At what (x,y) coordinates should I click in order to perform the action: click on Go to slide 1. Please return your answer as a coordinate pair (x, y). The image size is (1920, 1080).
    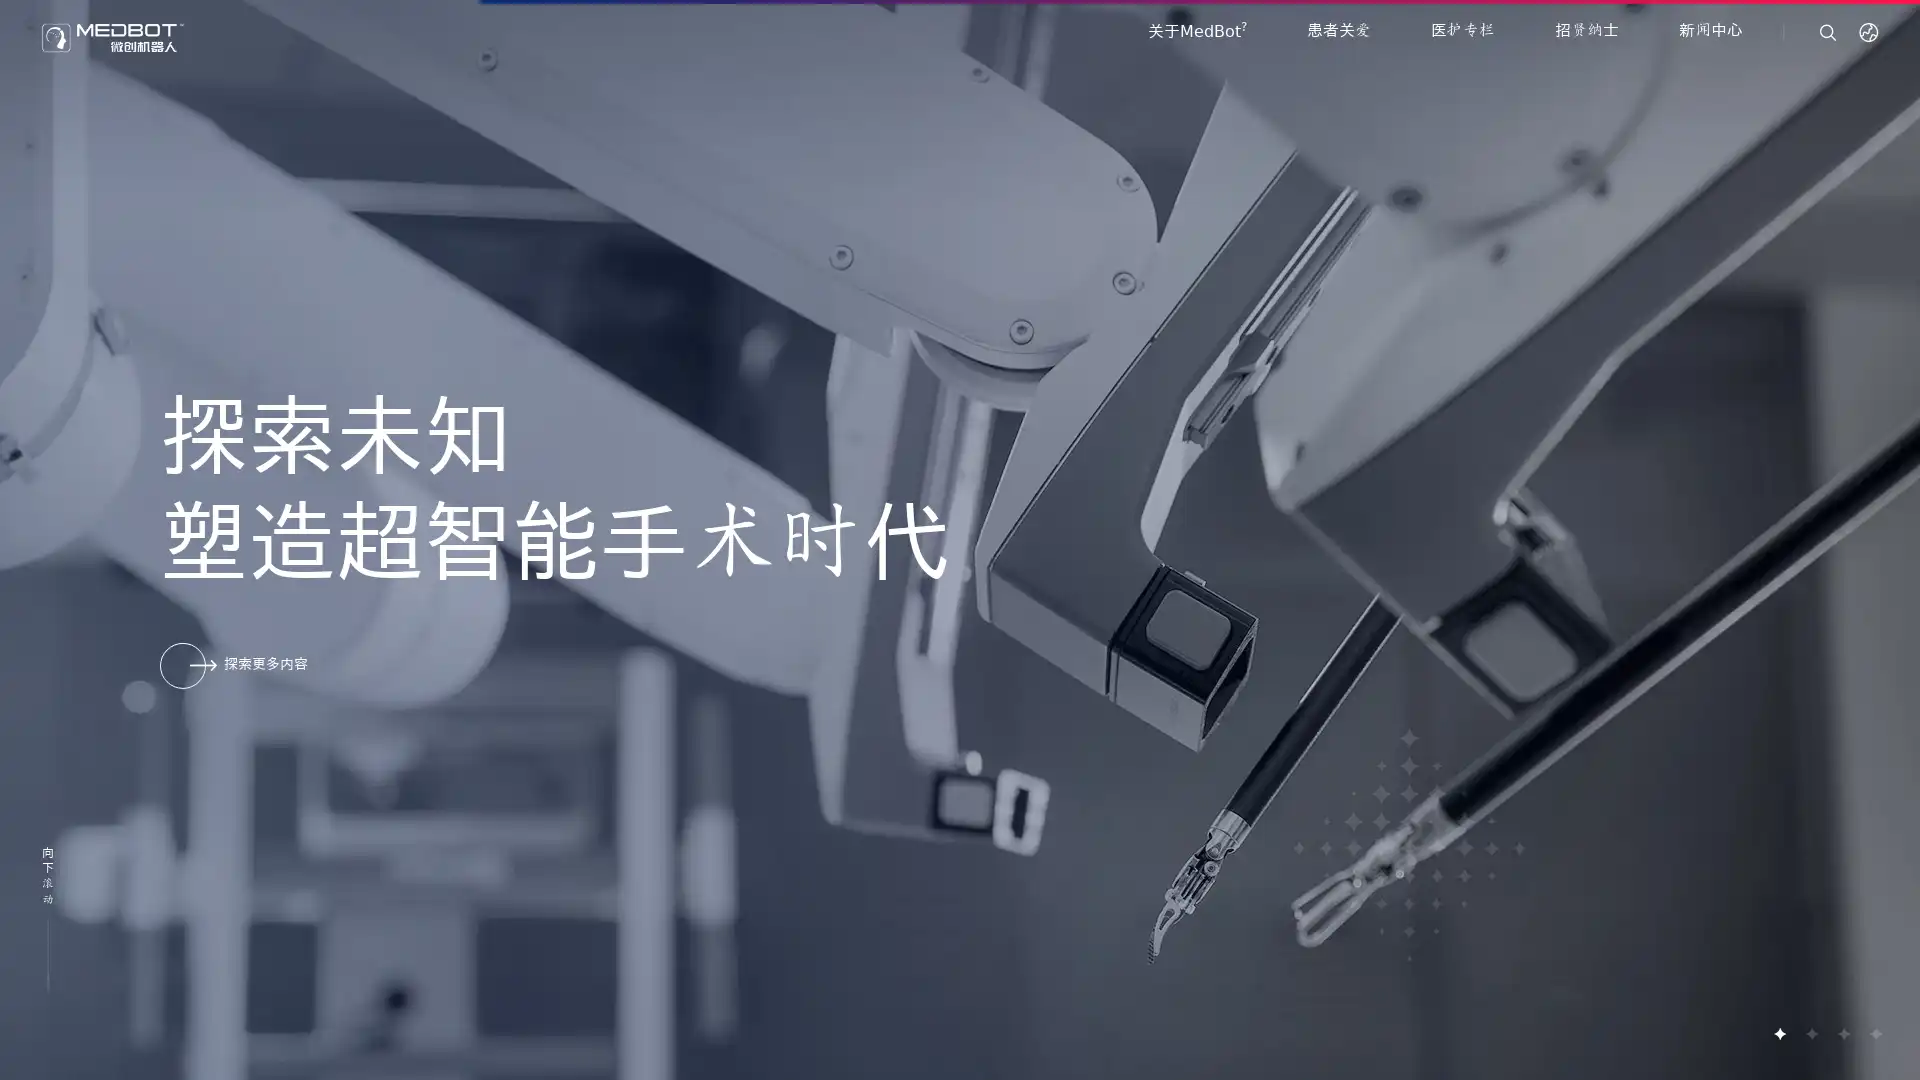
    Looking at the image, I should click on (1779, 1033).